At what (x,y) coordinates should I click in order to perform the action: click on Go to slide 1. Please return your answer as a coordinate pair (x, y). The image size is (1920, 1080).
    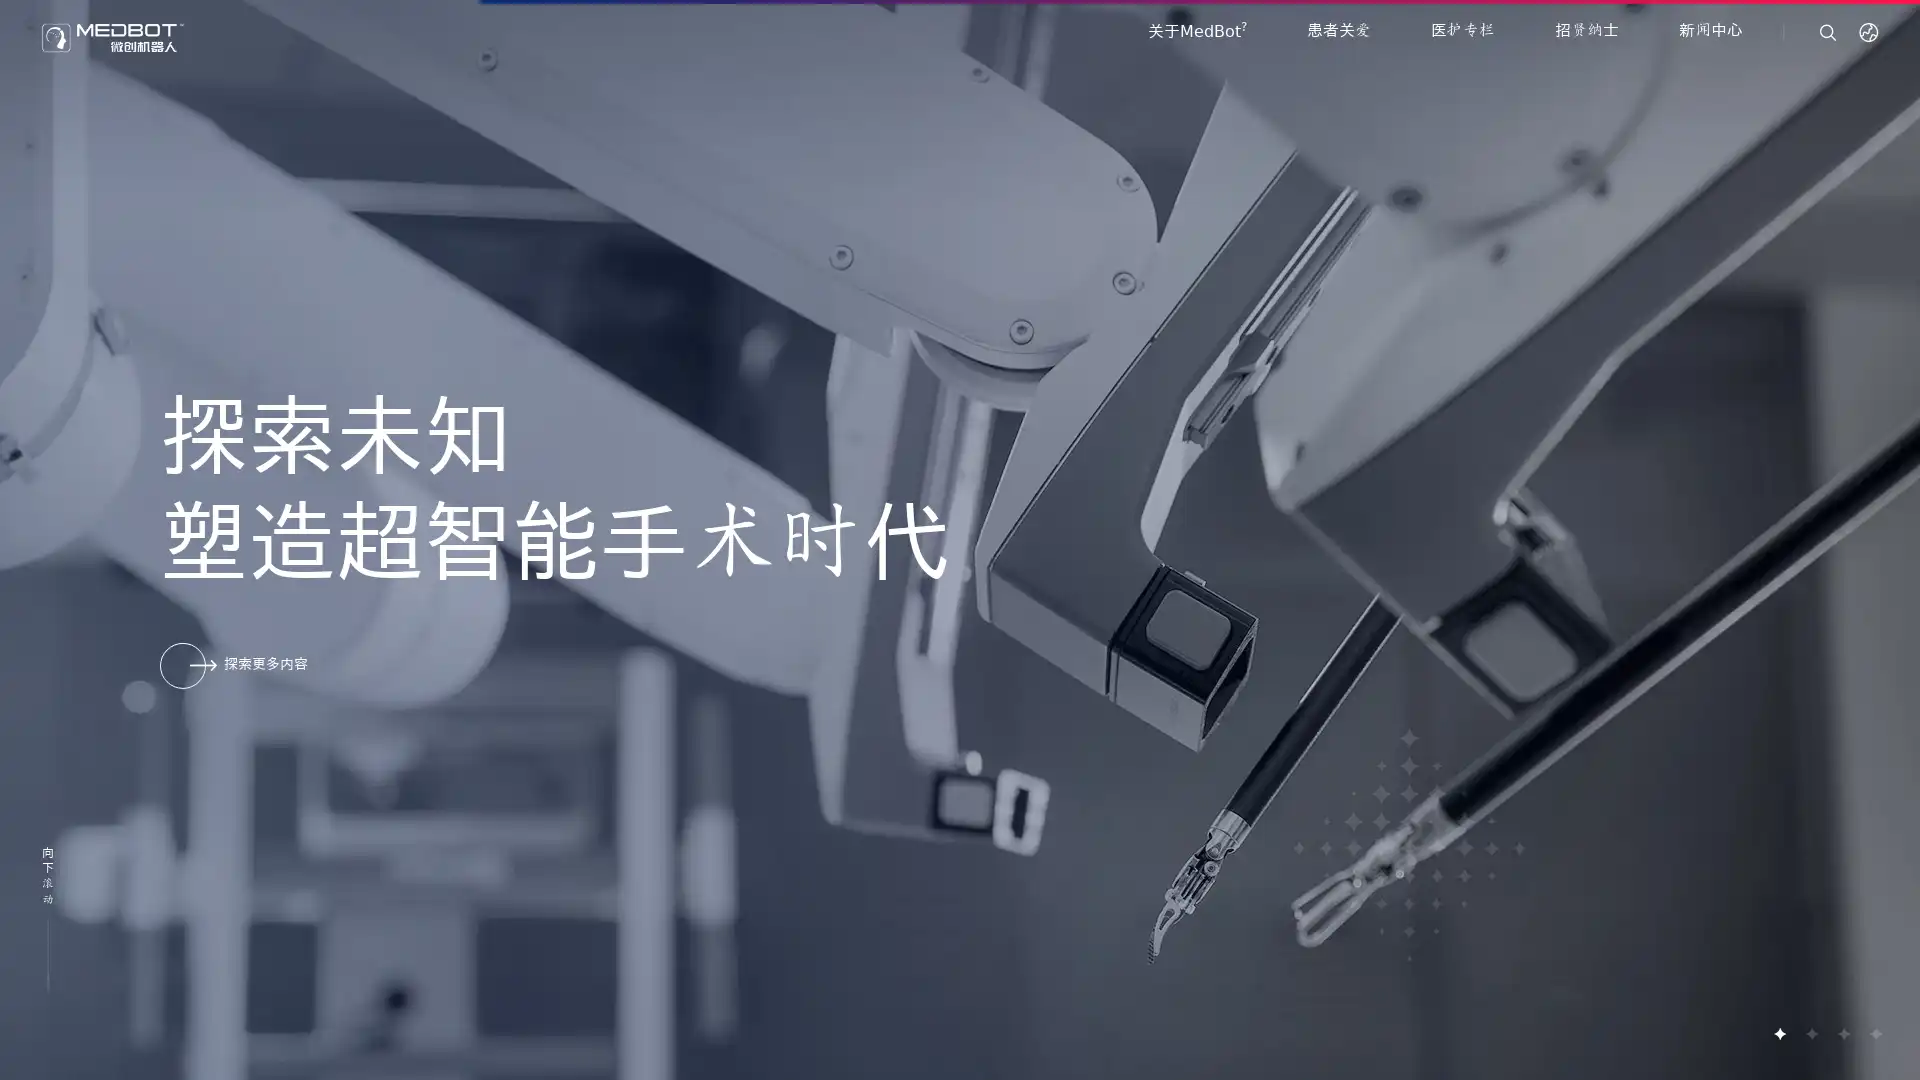
    Looking at the image, I should click on (1779, 1033).